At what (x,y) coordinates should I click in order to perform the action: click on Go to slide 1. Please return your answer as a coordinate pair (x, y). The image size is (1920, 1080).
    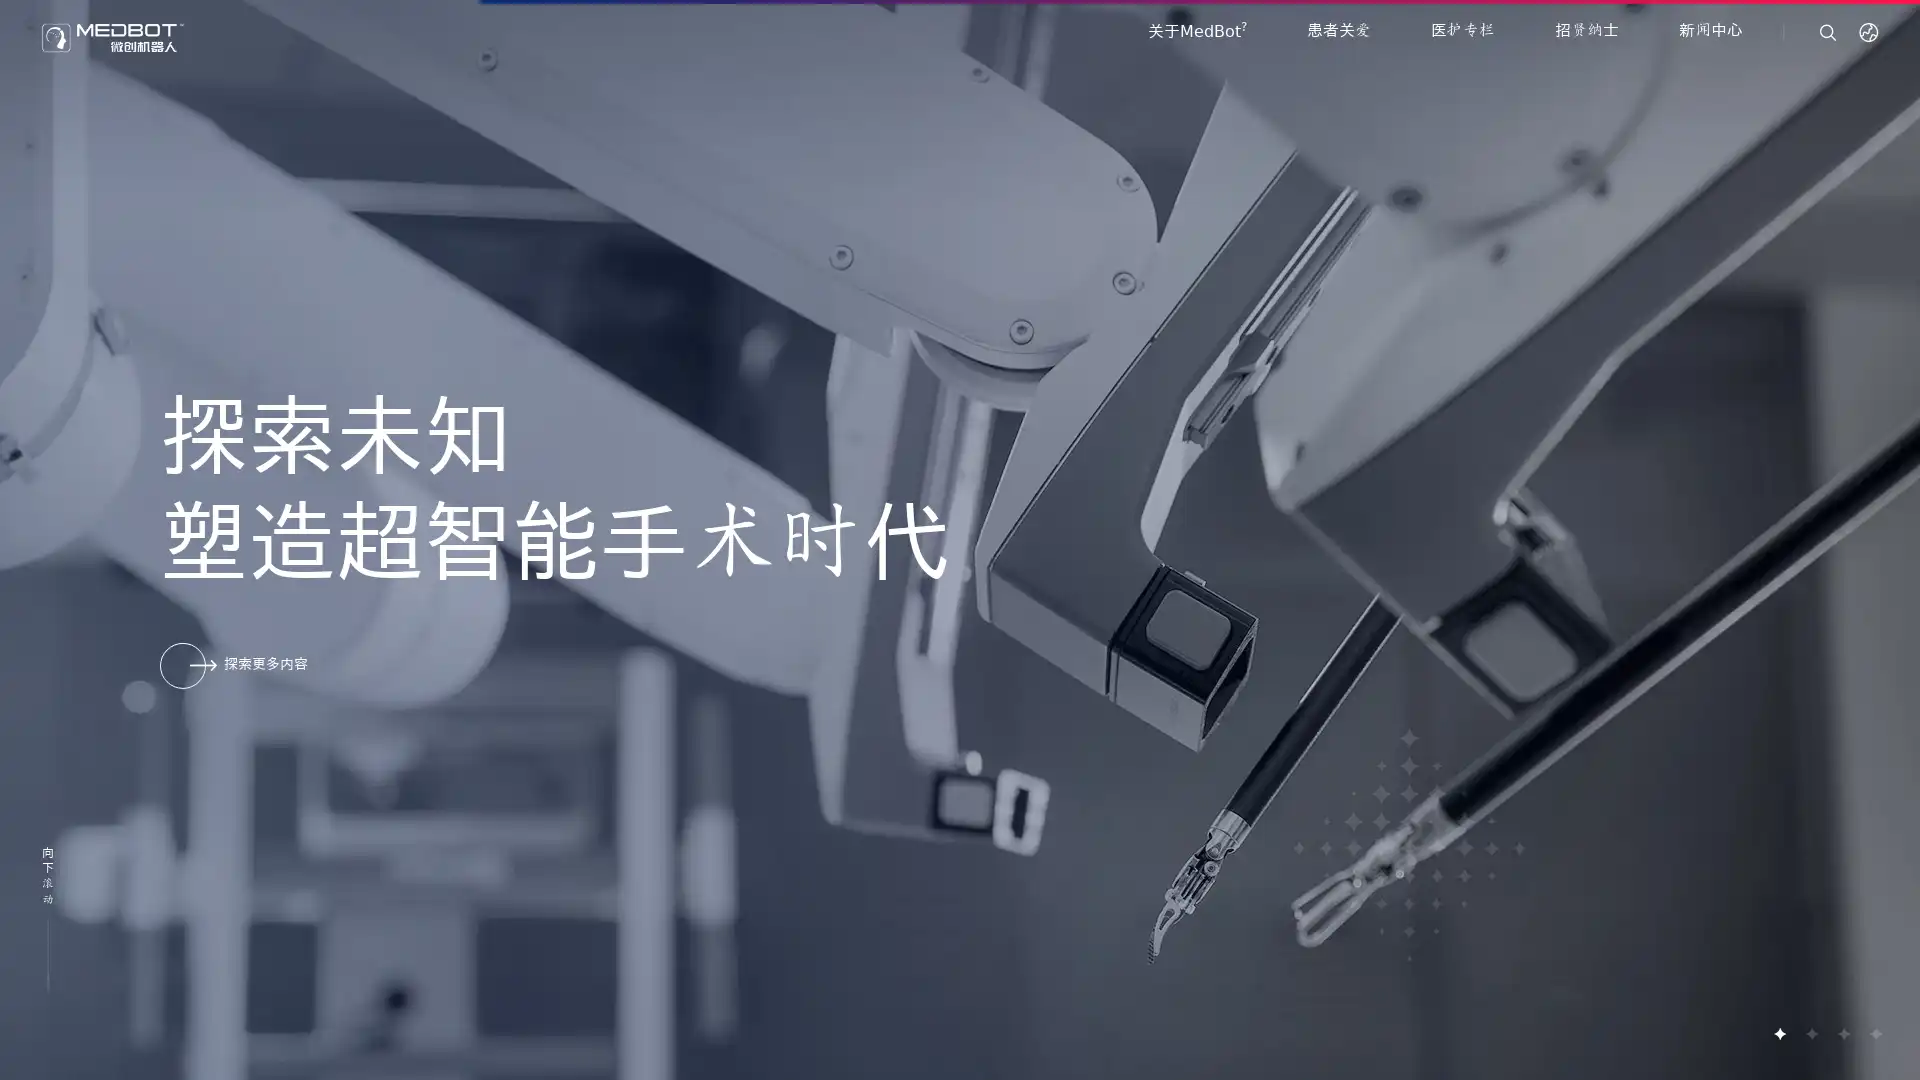
    Looking at the image, I should click on (1779, 1033).